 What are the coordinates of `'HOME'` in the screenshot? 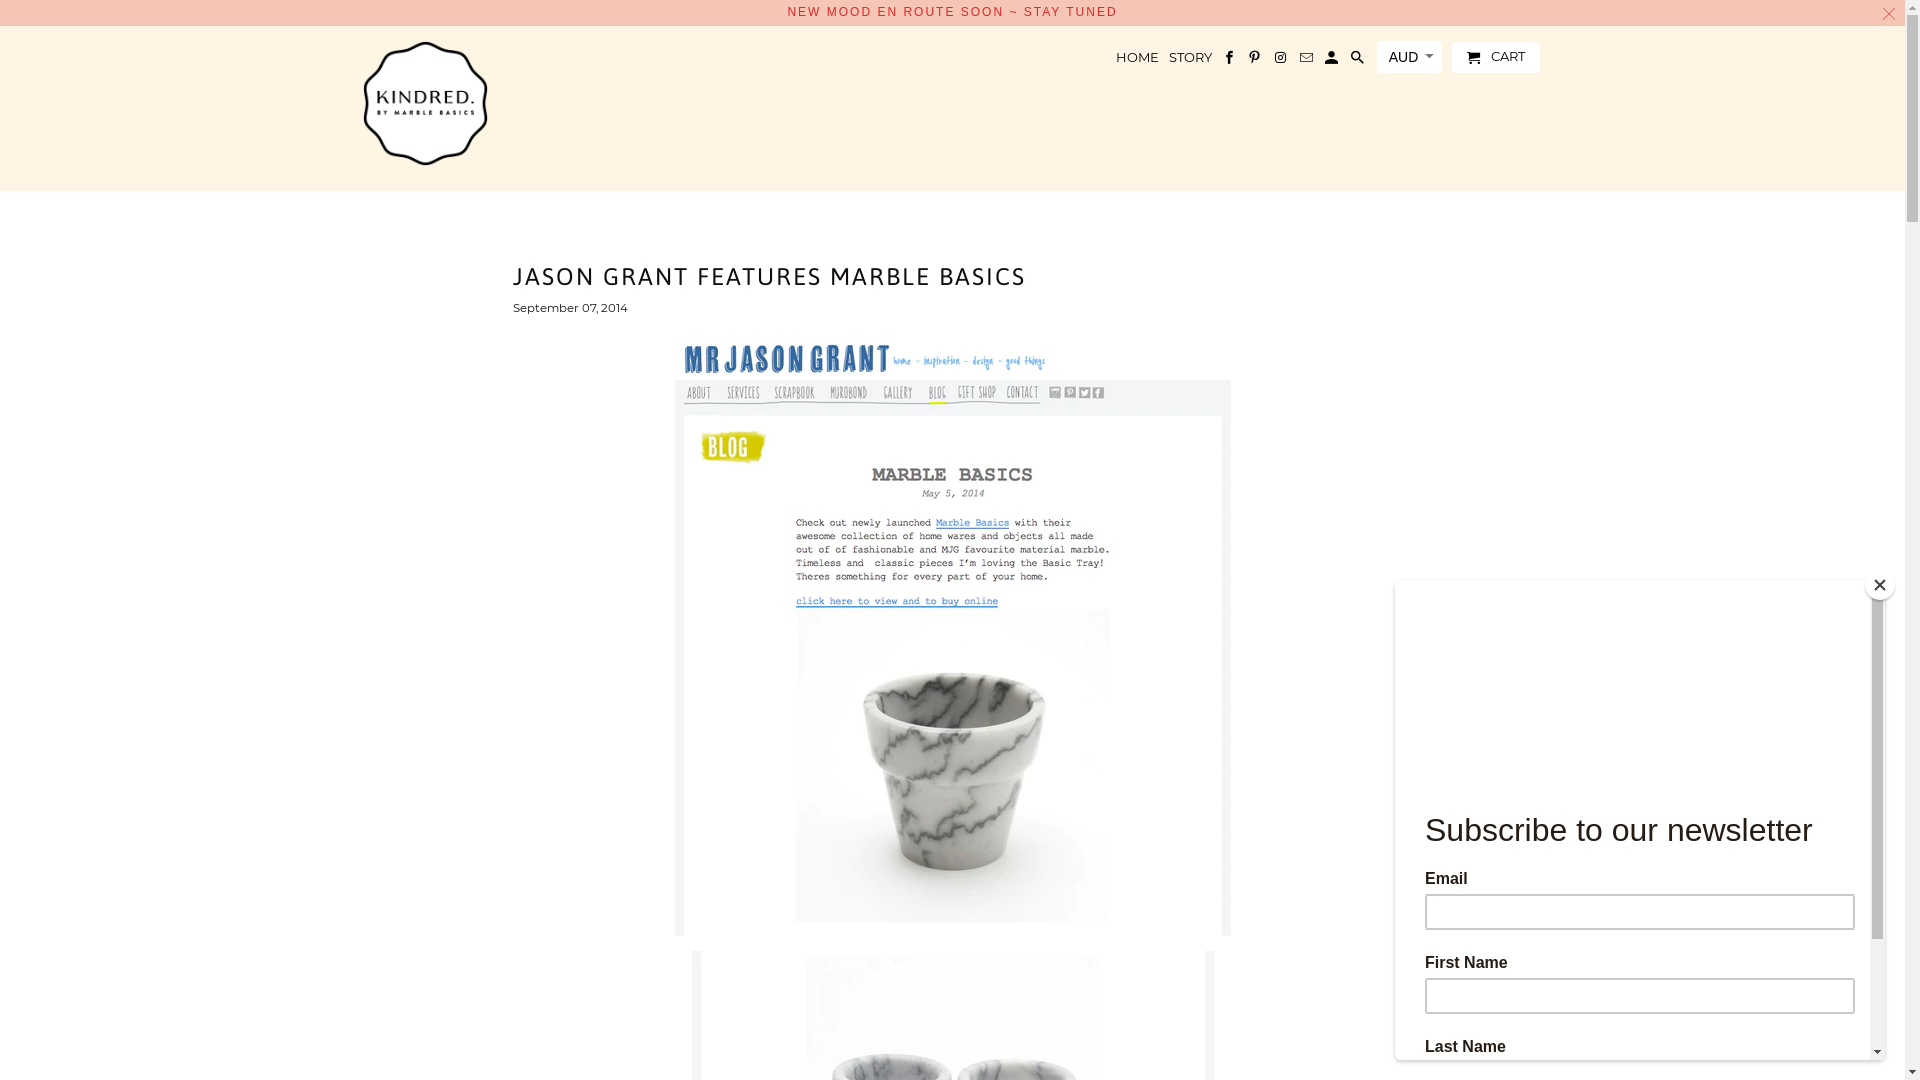 It's located at (1137, 60).